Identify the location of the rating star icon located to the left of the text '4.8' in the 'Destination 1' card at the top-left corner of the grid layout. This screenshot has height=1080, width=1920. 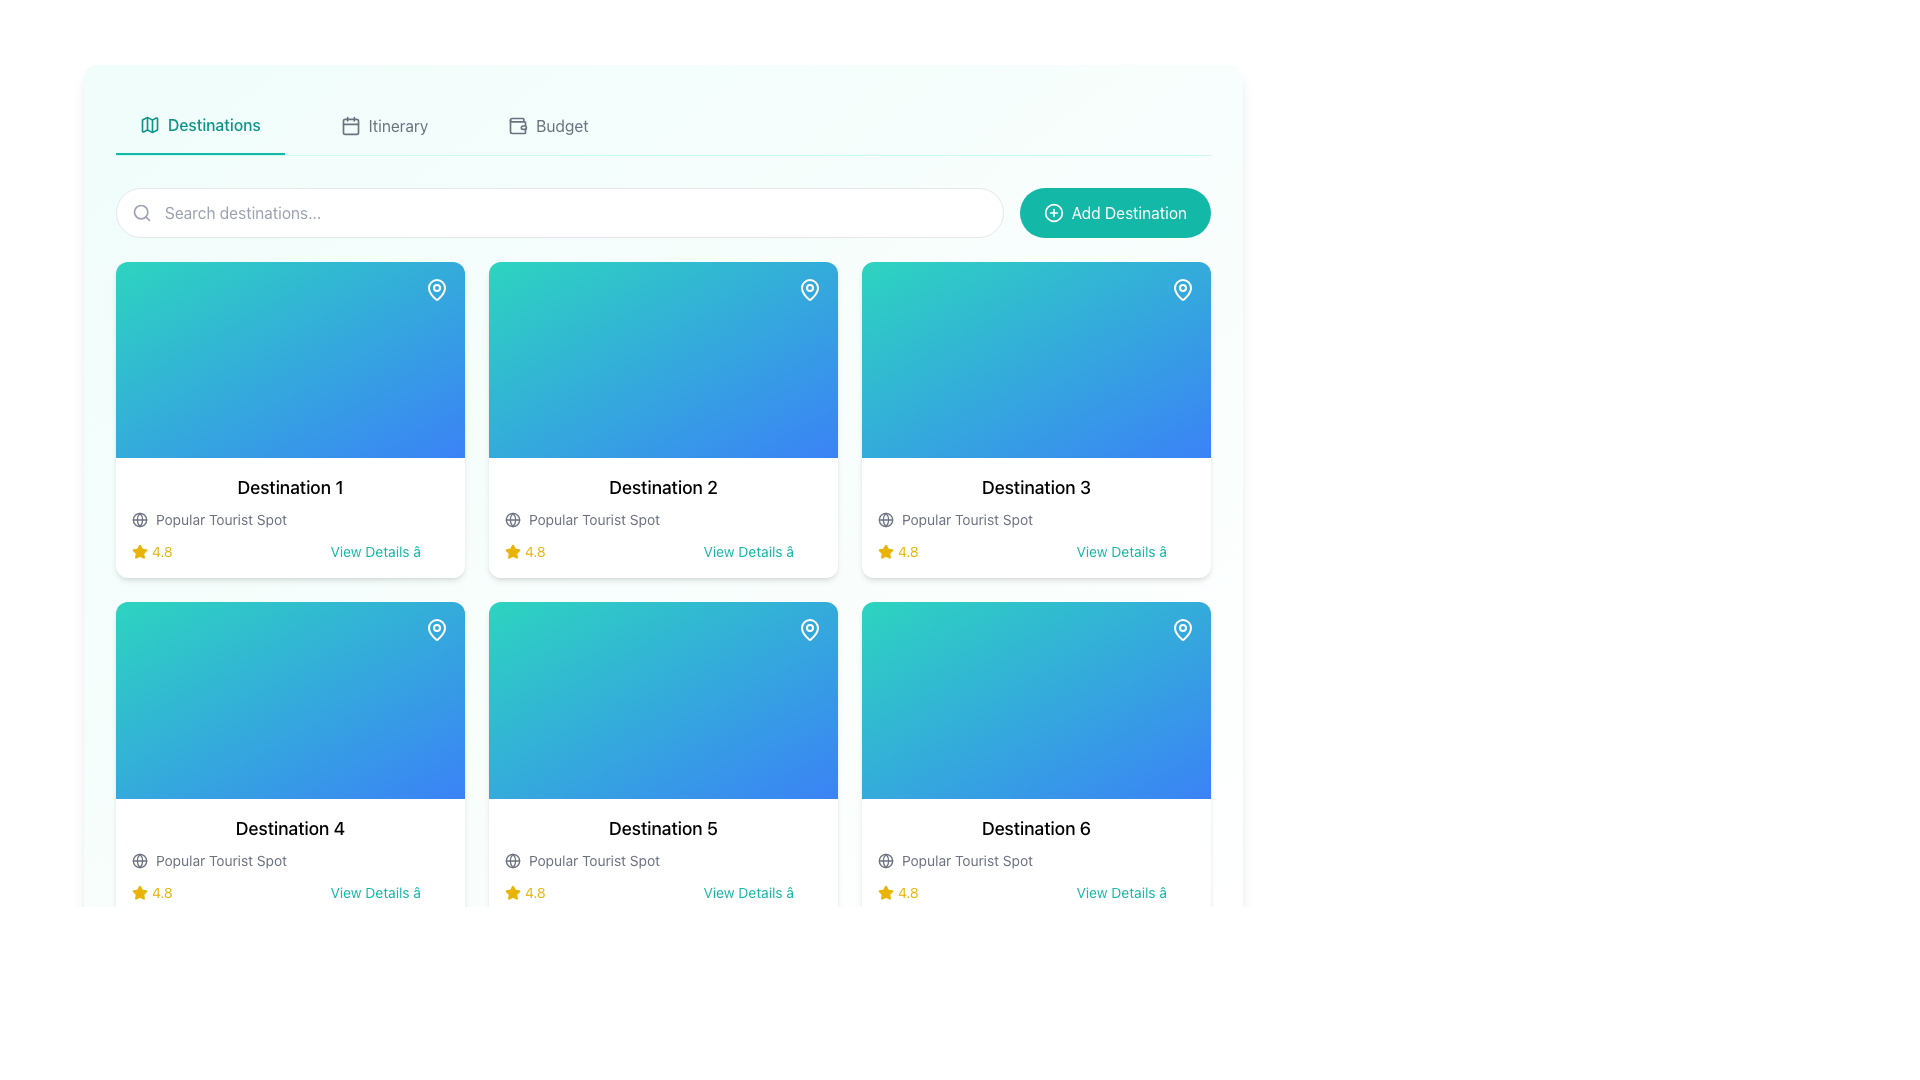
(138, 552).